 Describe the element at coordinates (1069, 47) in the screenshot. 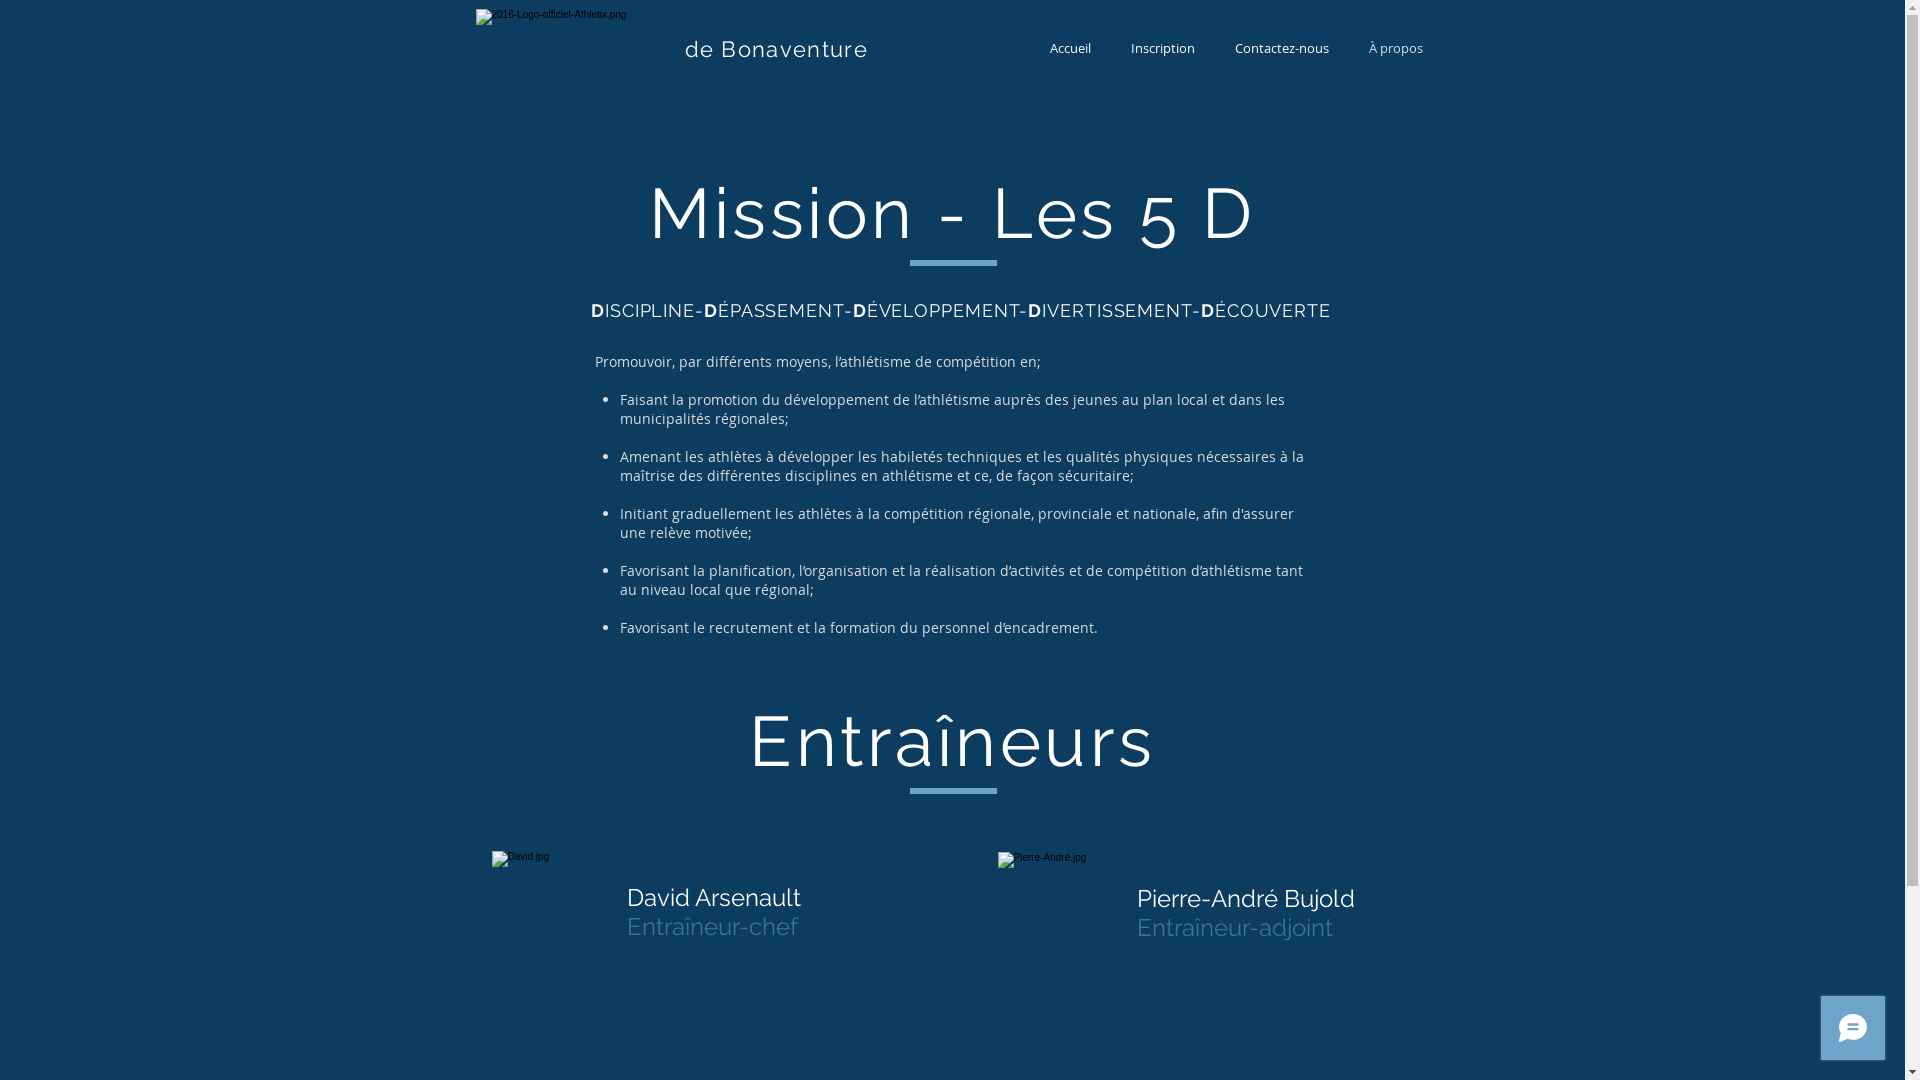

I see `'Accueil'` at that location.